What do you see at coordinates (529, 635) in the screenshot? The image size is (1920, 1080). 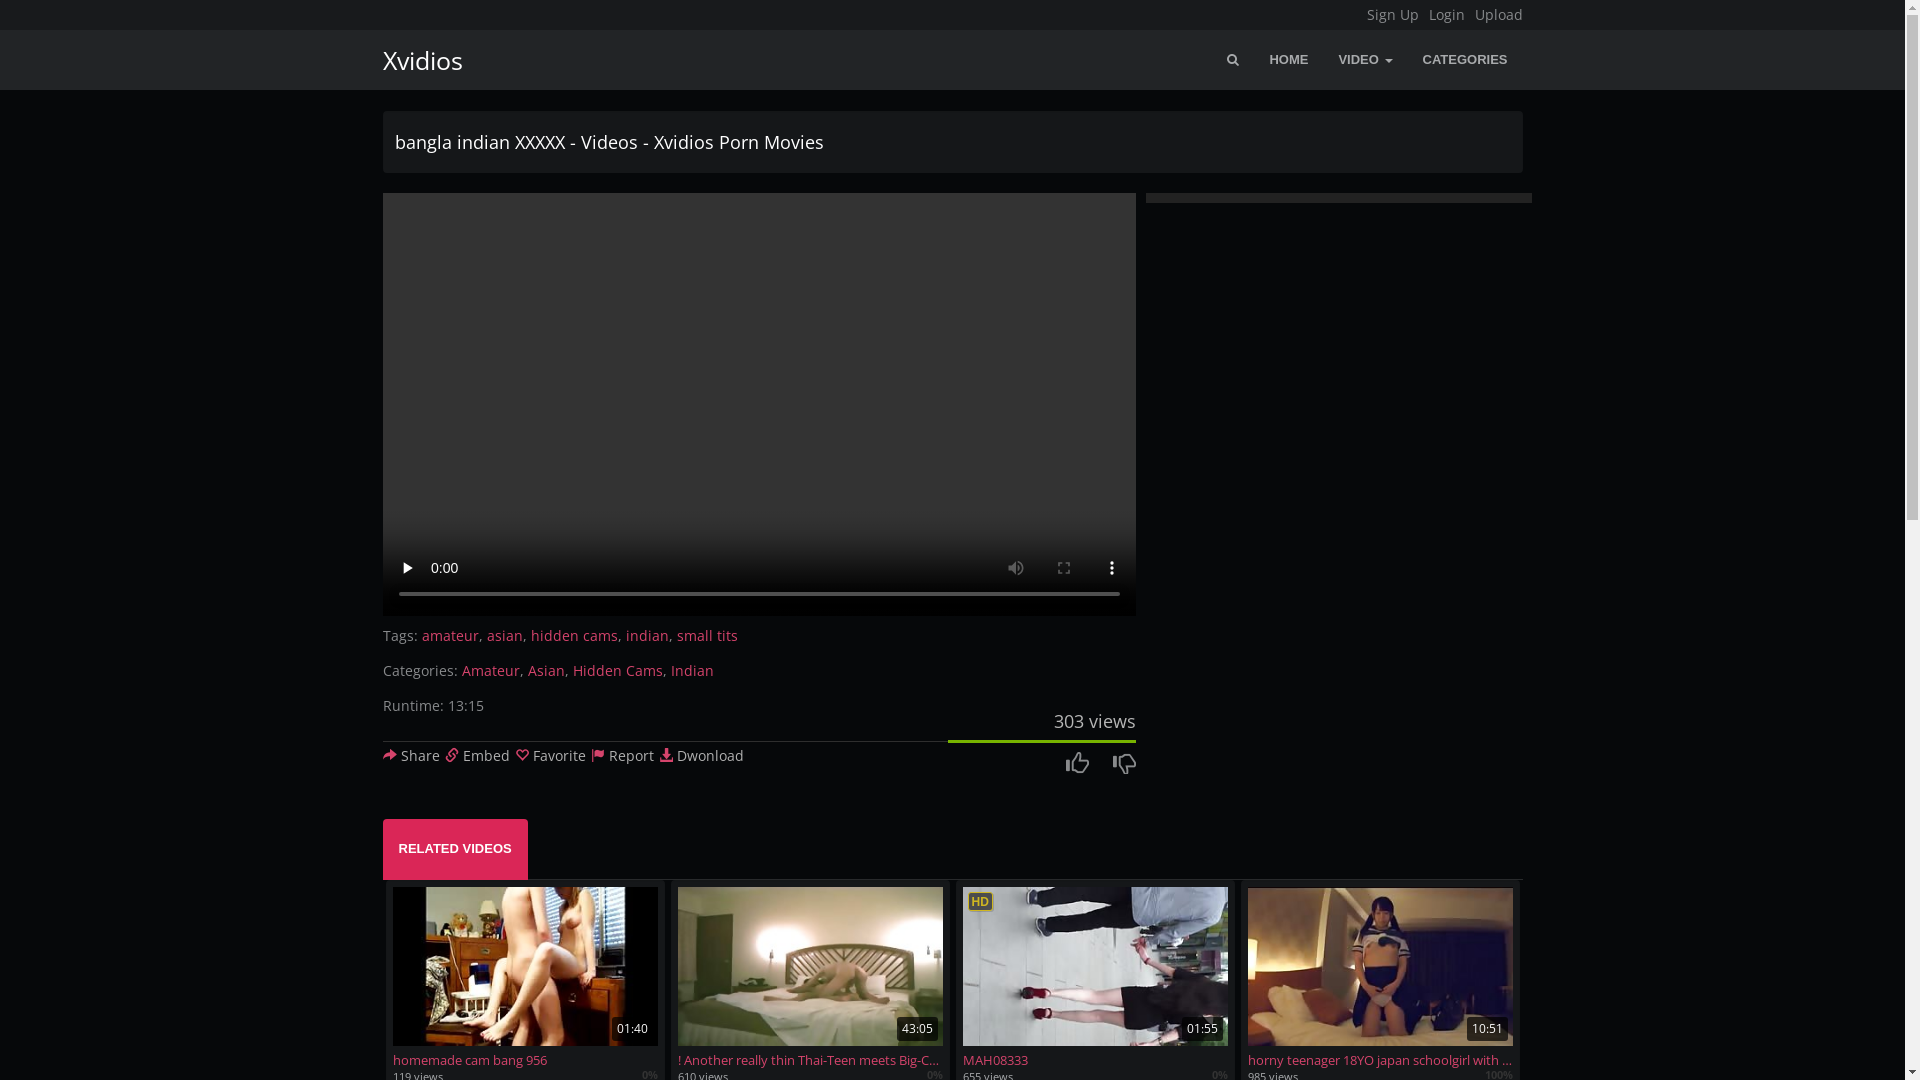 I see `'hidden cams'` at bounding box center [529, 635].